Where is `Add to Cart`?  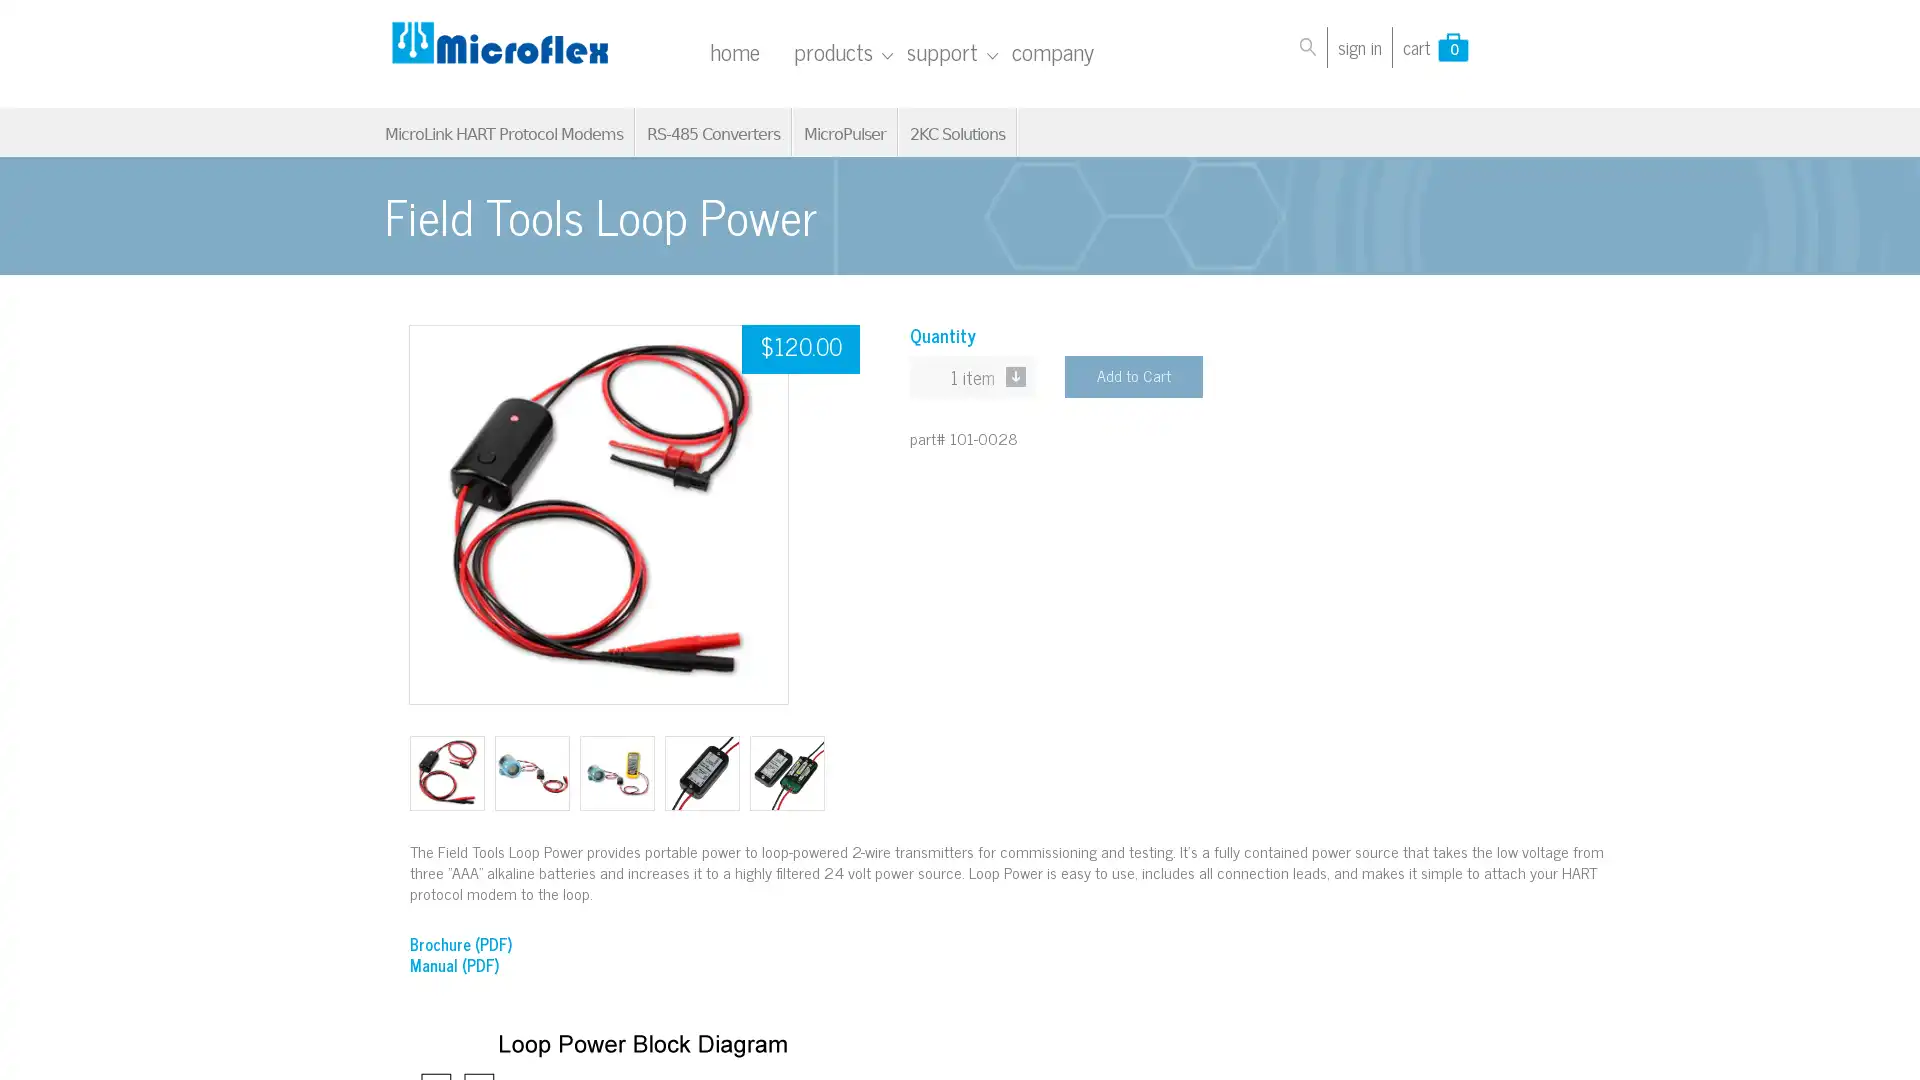 Add to Cart is located at coordinates (1133, 377).